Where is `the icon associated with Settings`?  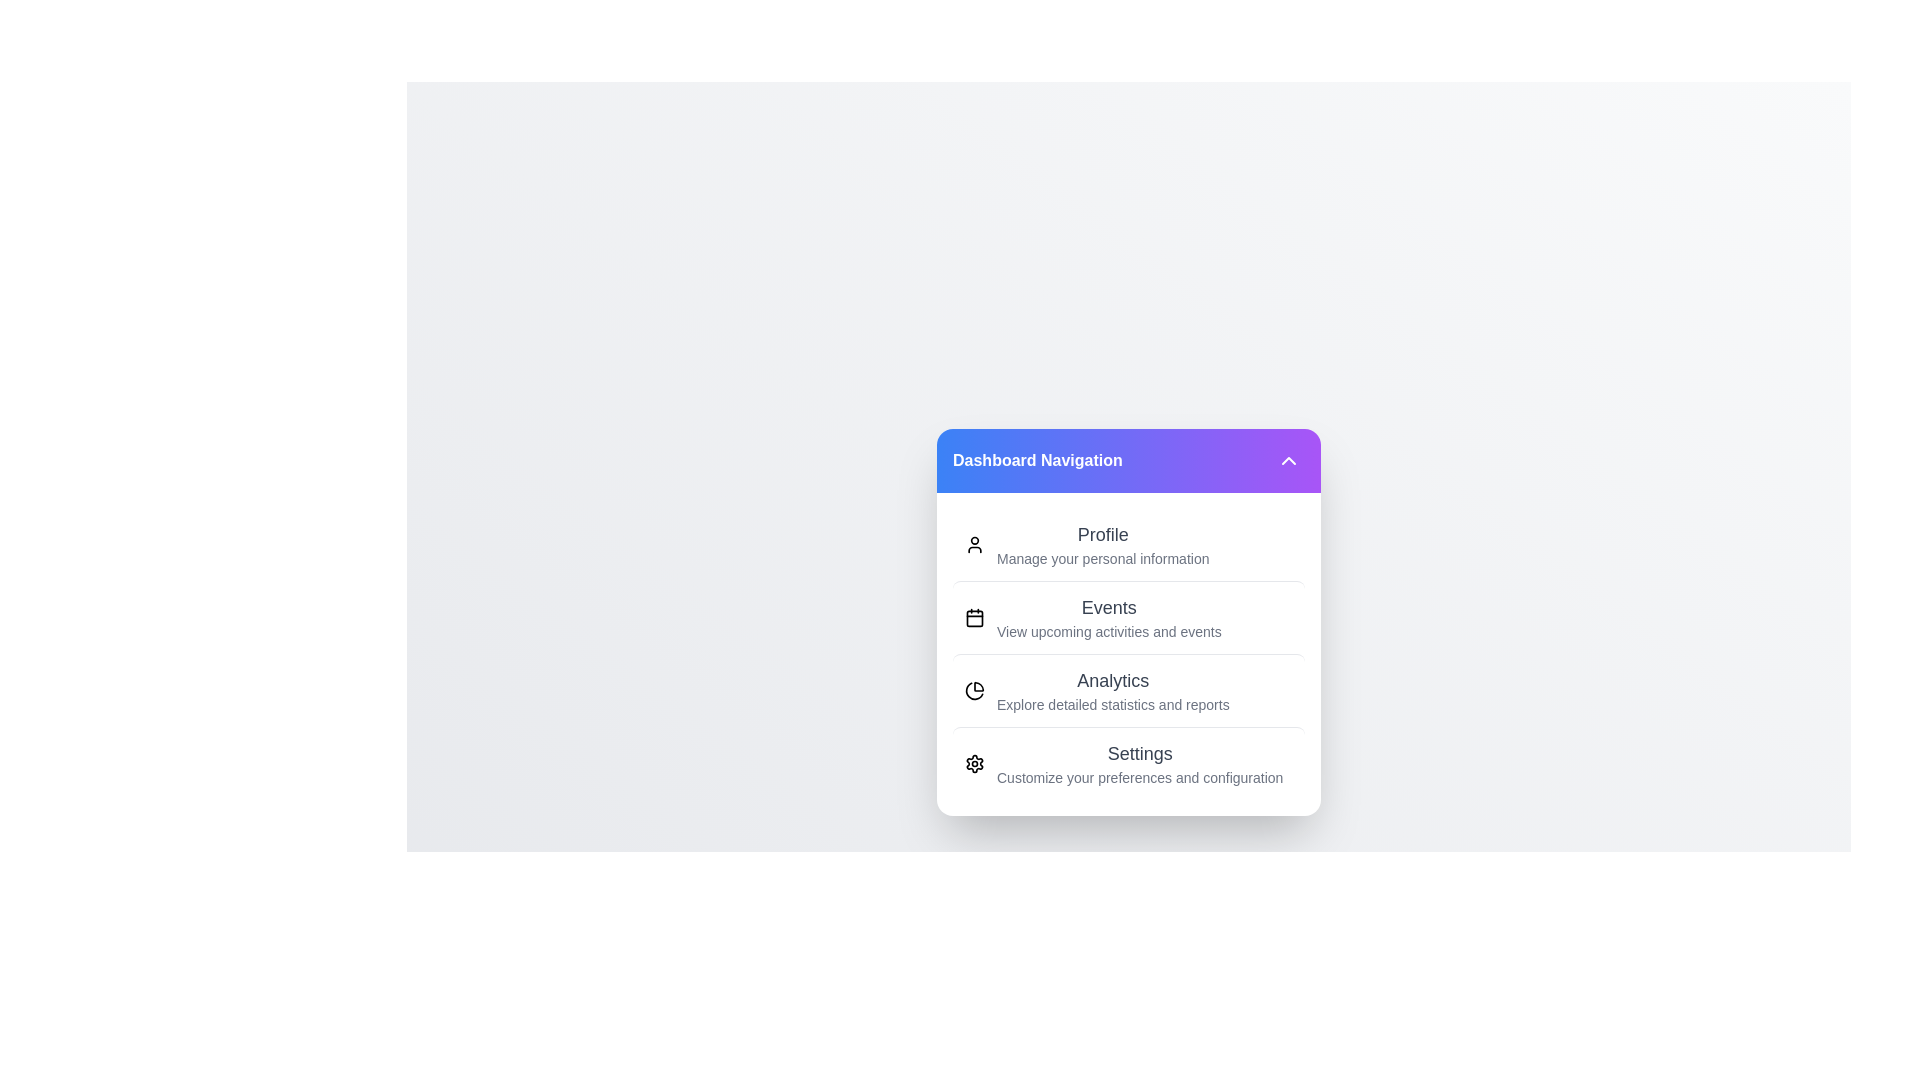
the icon associated with Settings is located at coordinates (974, 763).